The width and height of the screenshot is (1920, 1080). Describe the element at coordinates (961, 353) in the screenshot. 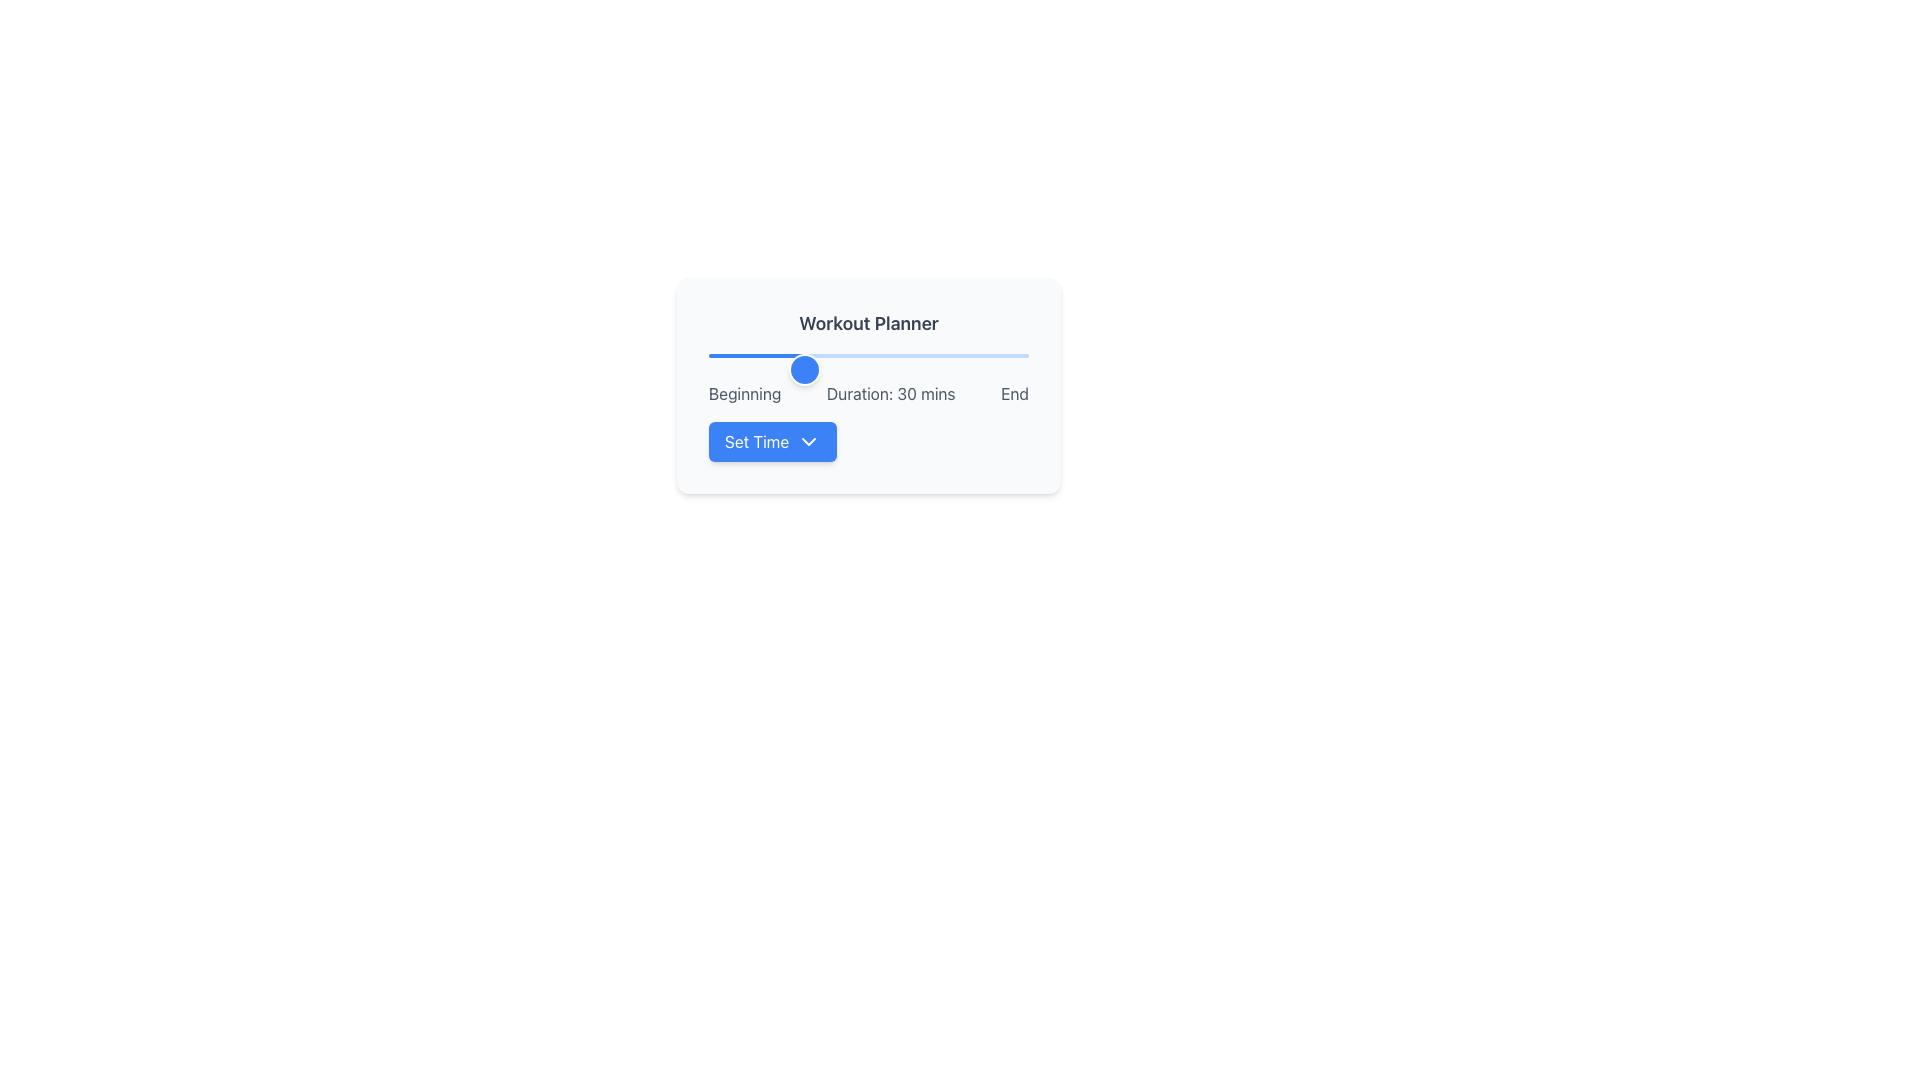

I see `the slider` at that location.